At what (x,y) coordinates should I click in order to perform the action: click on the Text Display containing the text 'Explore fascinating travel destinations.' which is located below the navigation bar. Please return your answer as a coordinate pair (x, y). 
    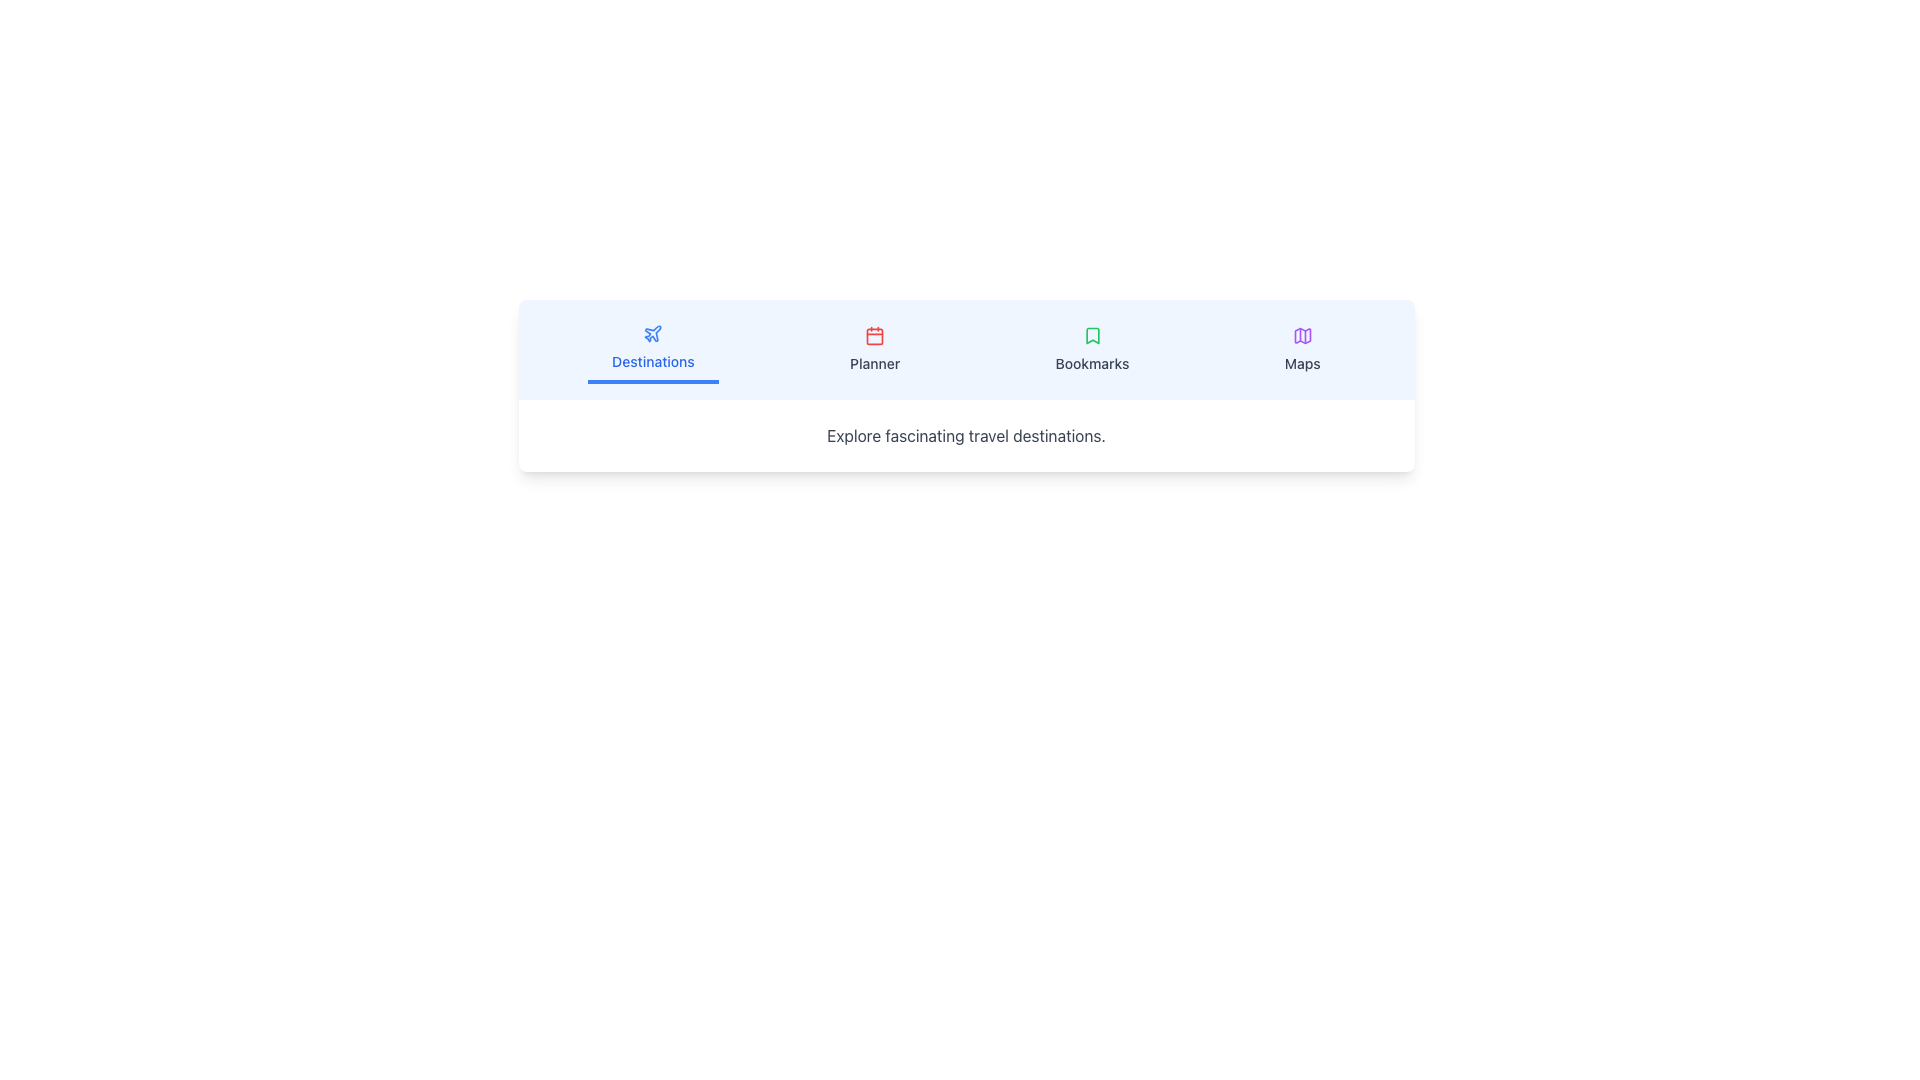
    Looking at the image, I should click on (966, 434).